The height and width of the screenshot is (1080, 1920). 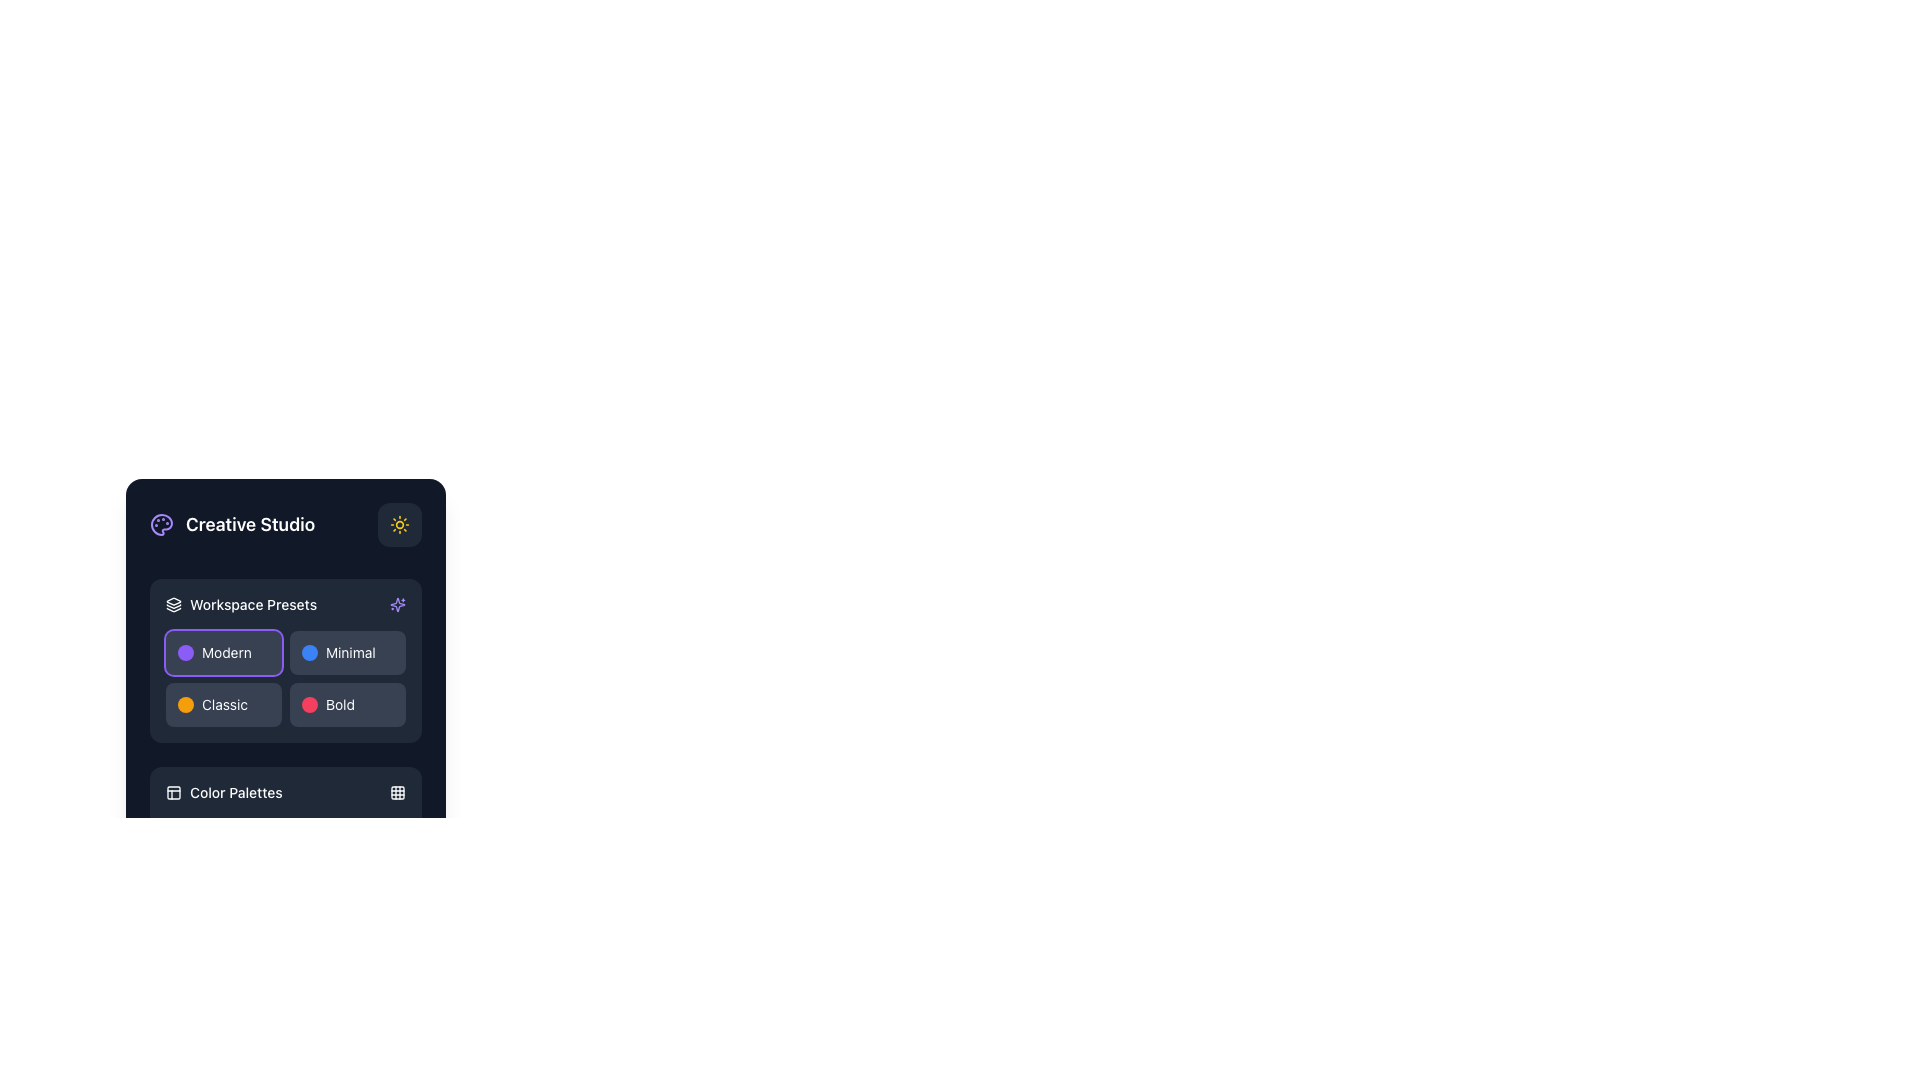 What do you see at coordinates (252, 604) in the screenshot?
I see `the 'Workspace Presets' text label, which is styled in white on a dark background and positioned between the 'layers' icon and a small settings icon` at bounding box center [252, 604].